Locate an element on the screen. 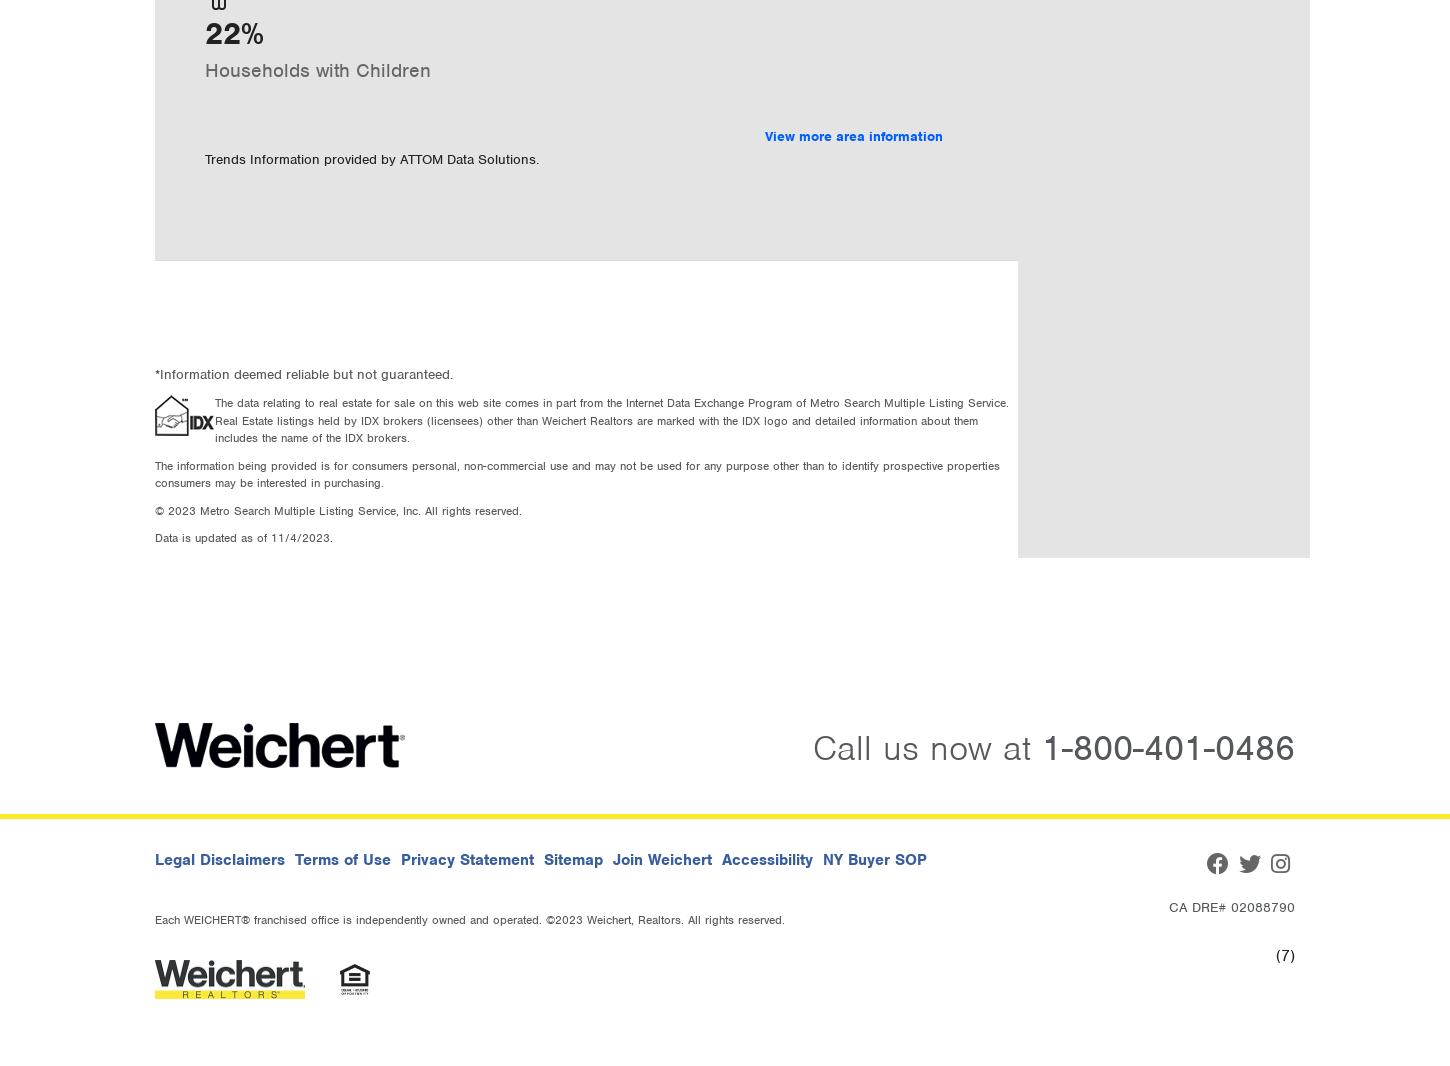  '© 2023 Metro Search Multiple Listing Service, Inc. All rights reserved.' is located at coordinates (338, 509).